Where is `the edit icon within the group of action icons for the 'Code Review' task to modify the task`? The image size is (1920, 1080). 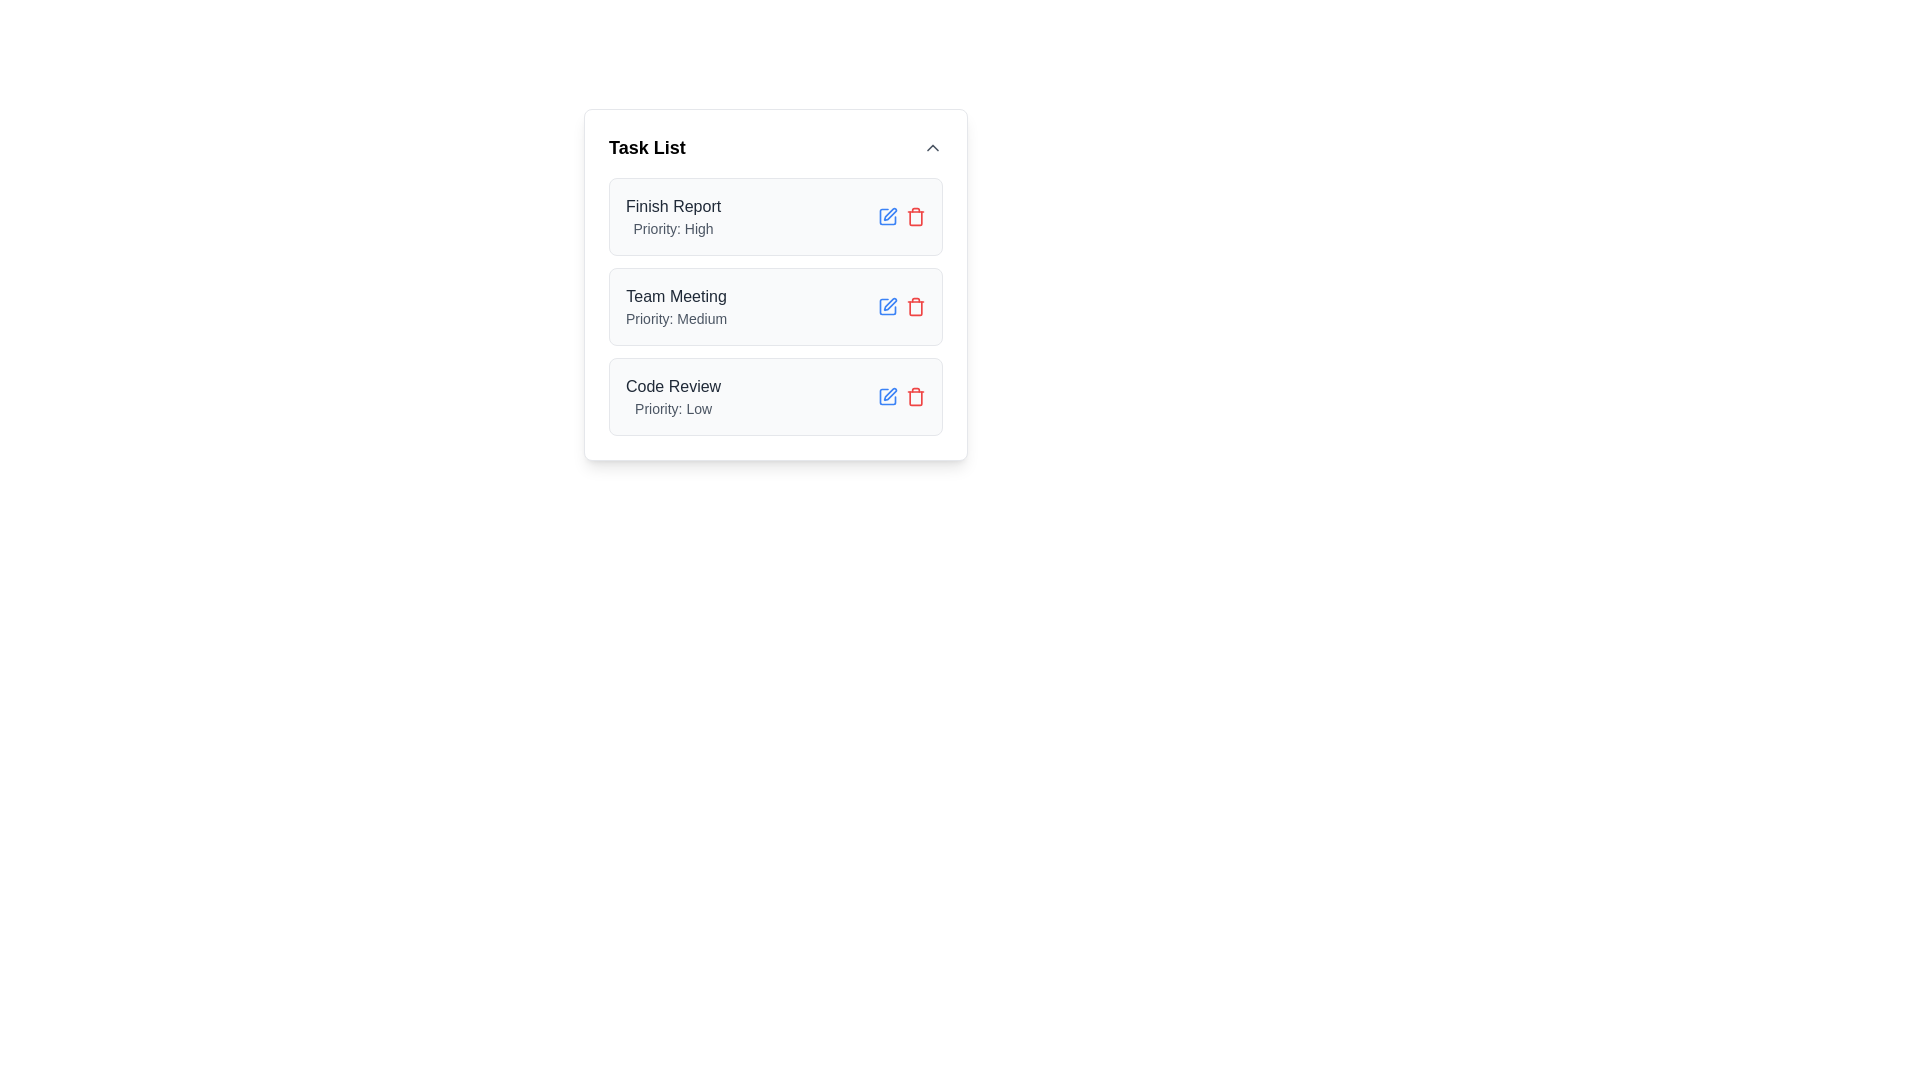
the edit icon within the group of action icons for the 'Code Review' task to modify the task is located at coordinates (901, 397).